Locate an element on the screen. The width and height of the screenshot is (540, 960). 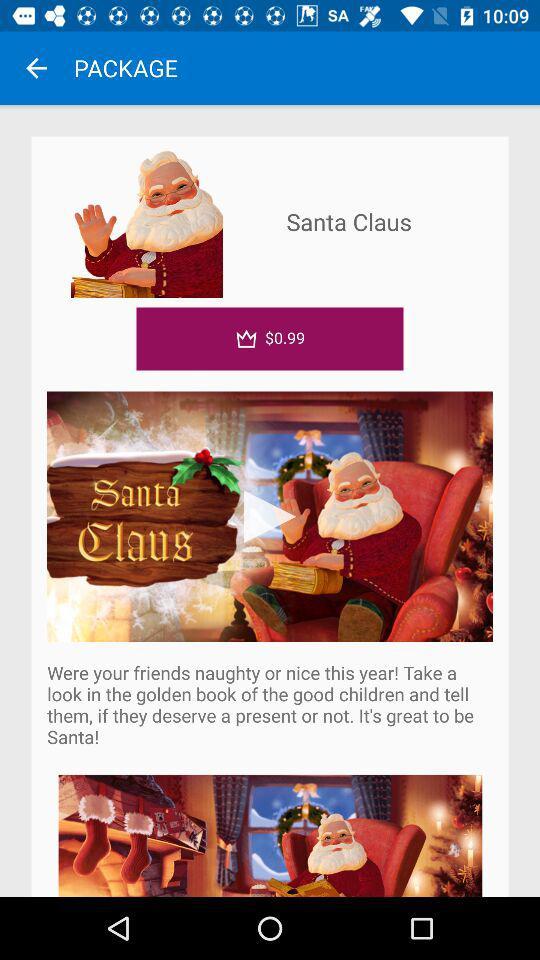
the were your friends is located at coordinates (270, 704).